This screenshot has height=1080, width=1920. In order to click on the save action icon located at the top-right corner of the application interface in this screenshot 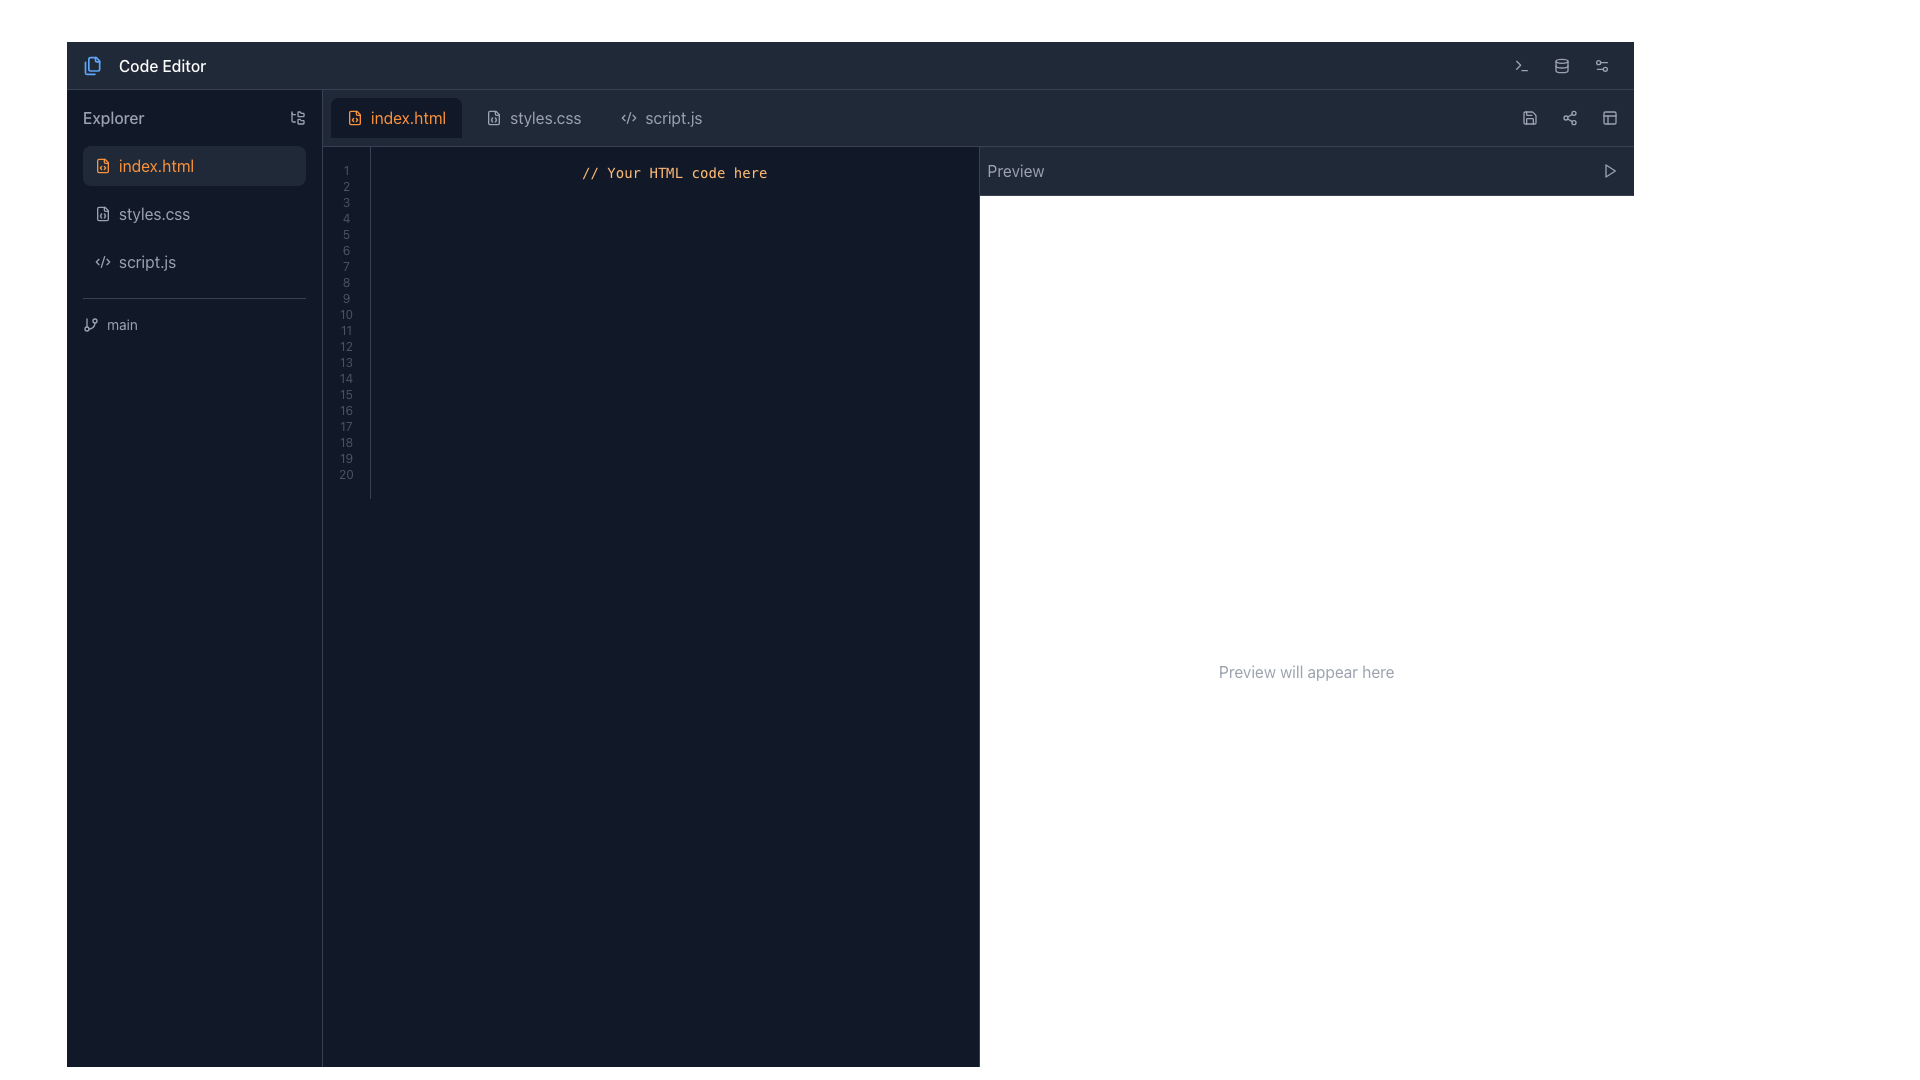, I will do `click(1529, 118)`.